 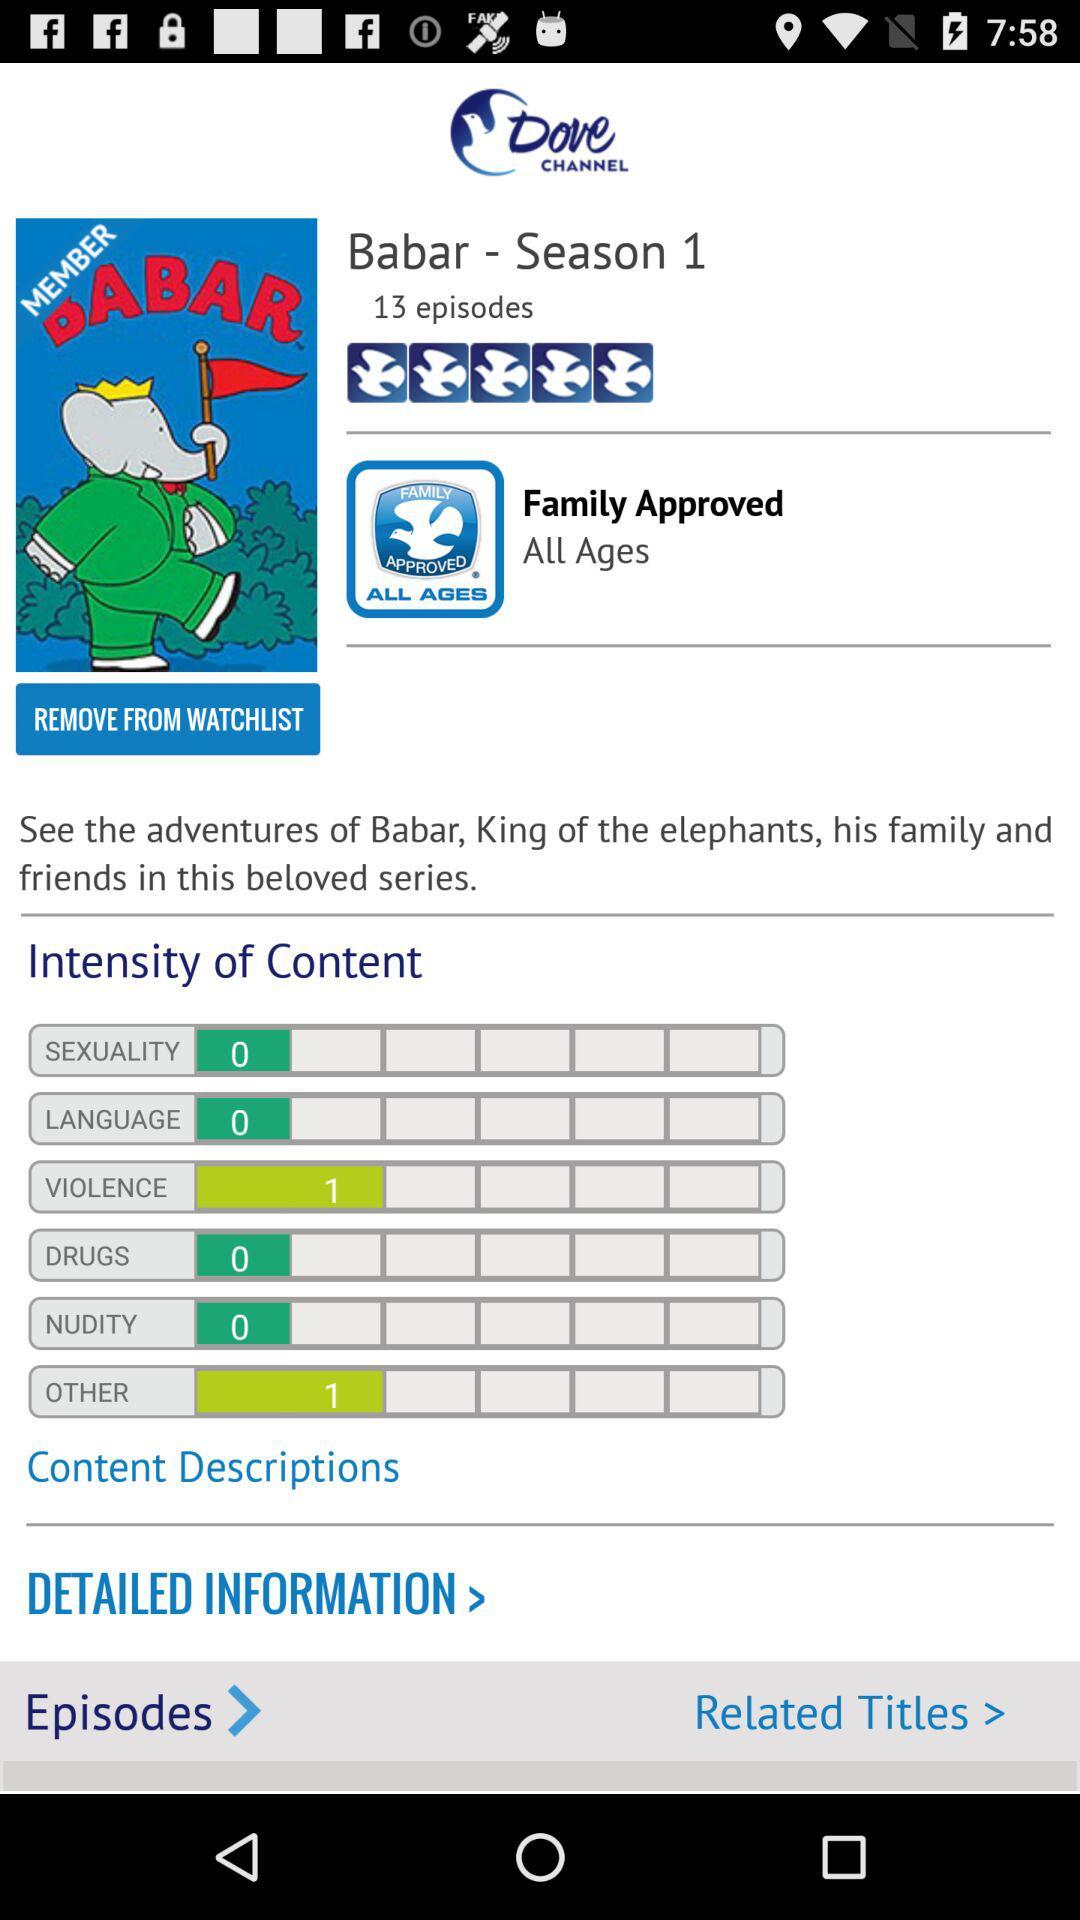 I want to click on app next to the babar - season 1 icon, so click(x=165, y=444).